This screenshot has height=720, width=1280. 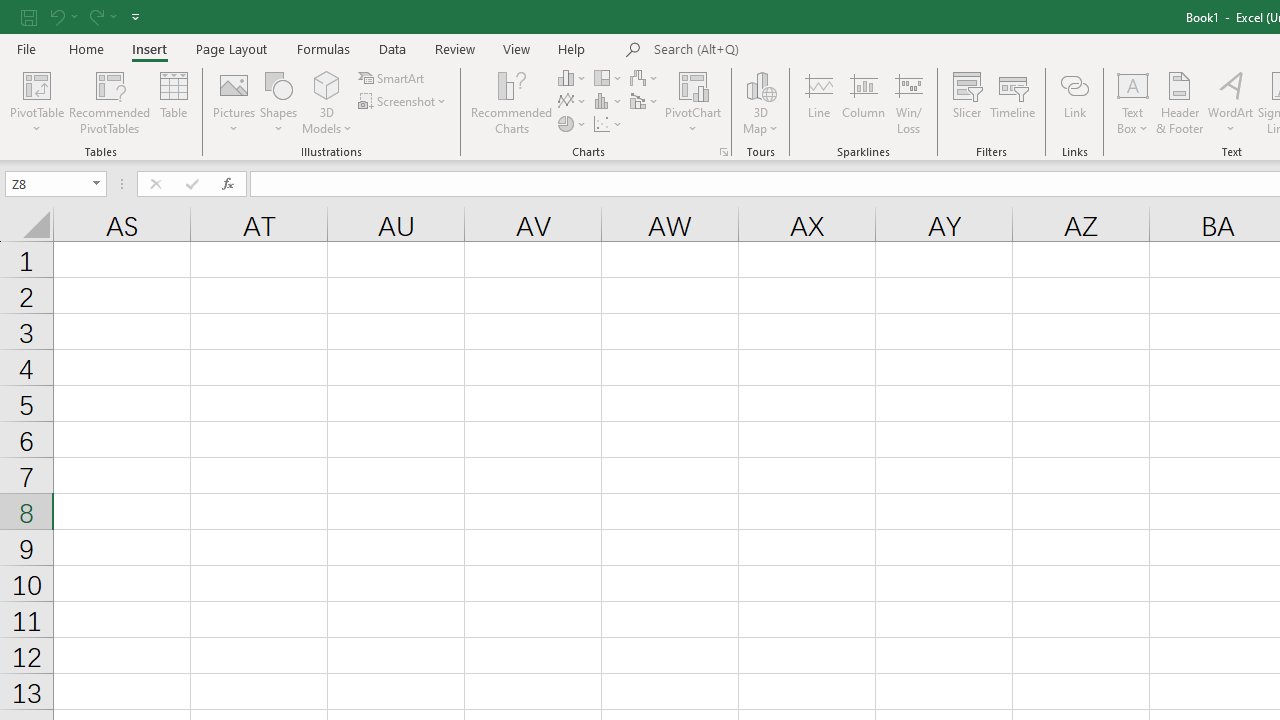 What do you see at coordinates (571, 48) in the screenshot?
I see `'Help'` at bounding box center [571, 48].